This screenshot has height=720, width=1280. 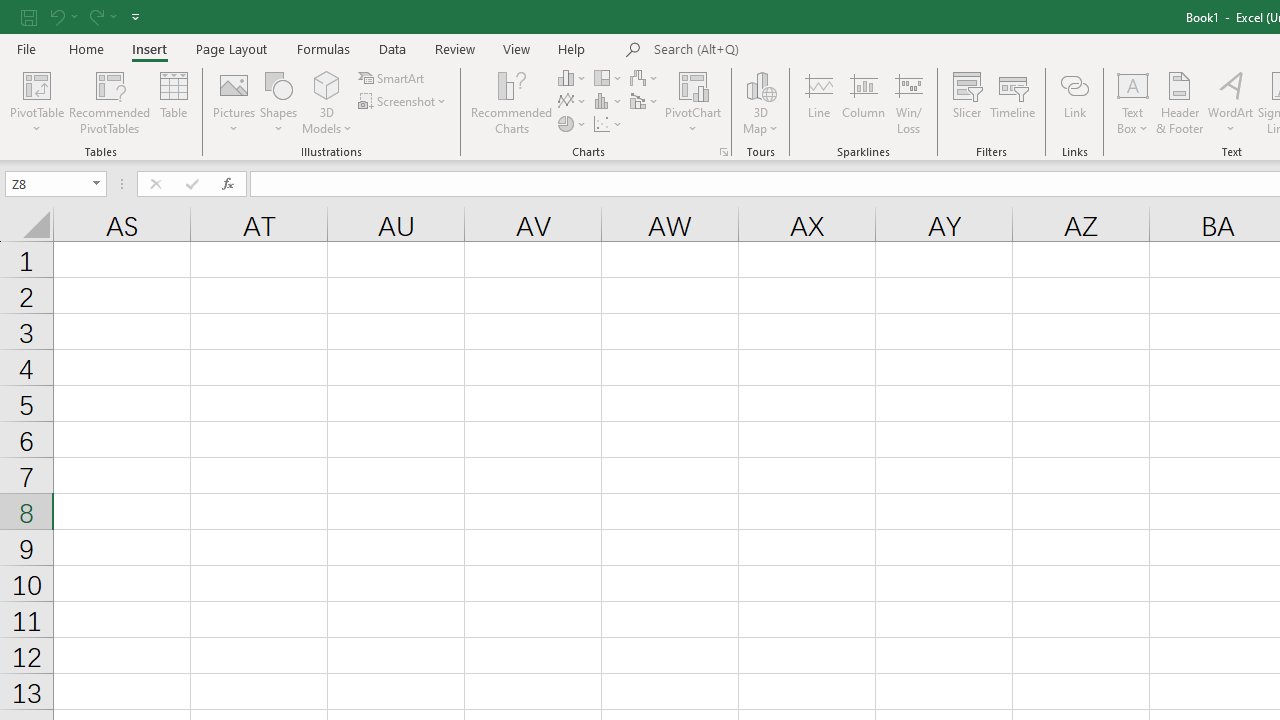 What do you see at coordinates (571, 48) in the screenshot?
I see `'Help'` at bounding box center [571, 48].